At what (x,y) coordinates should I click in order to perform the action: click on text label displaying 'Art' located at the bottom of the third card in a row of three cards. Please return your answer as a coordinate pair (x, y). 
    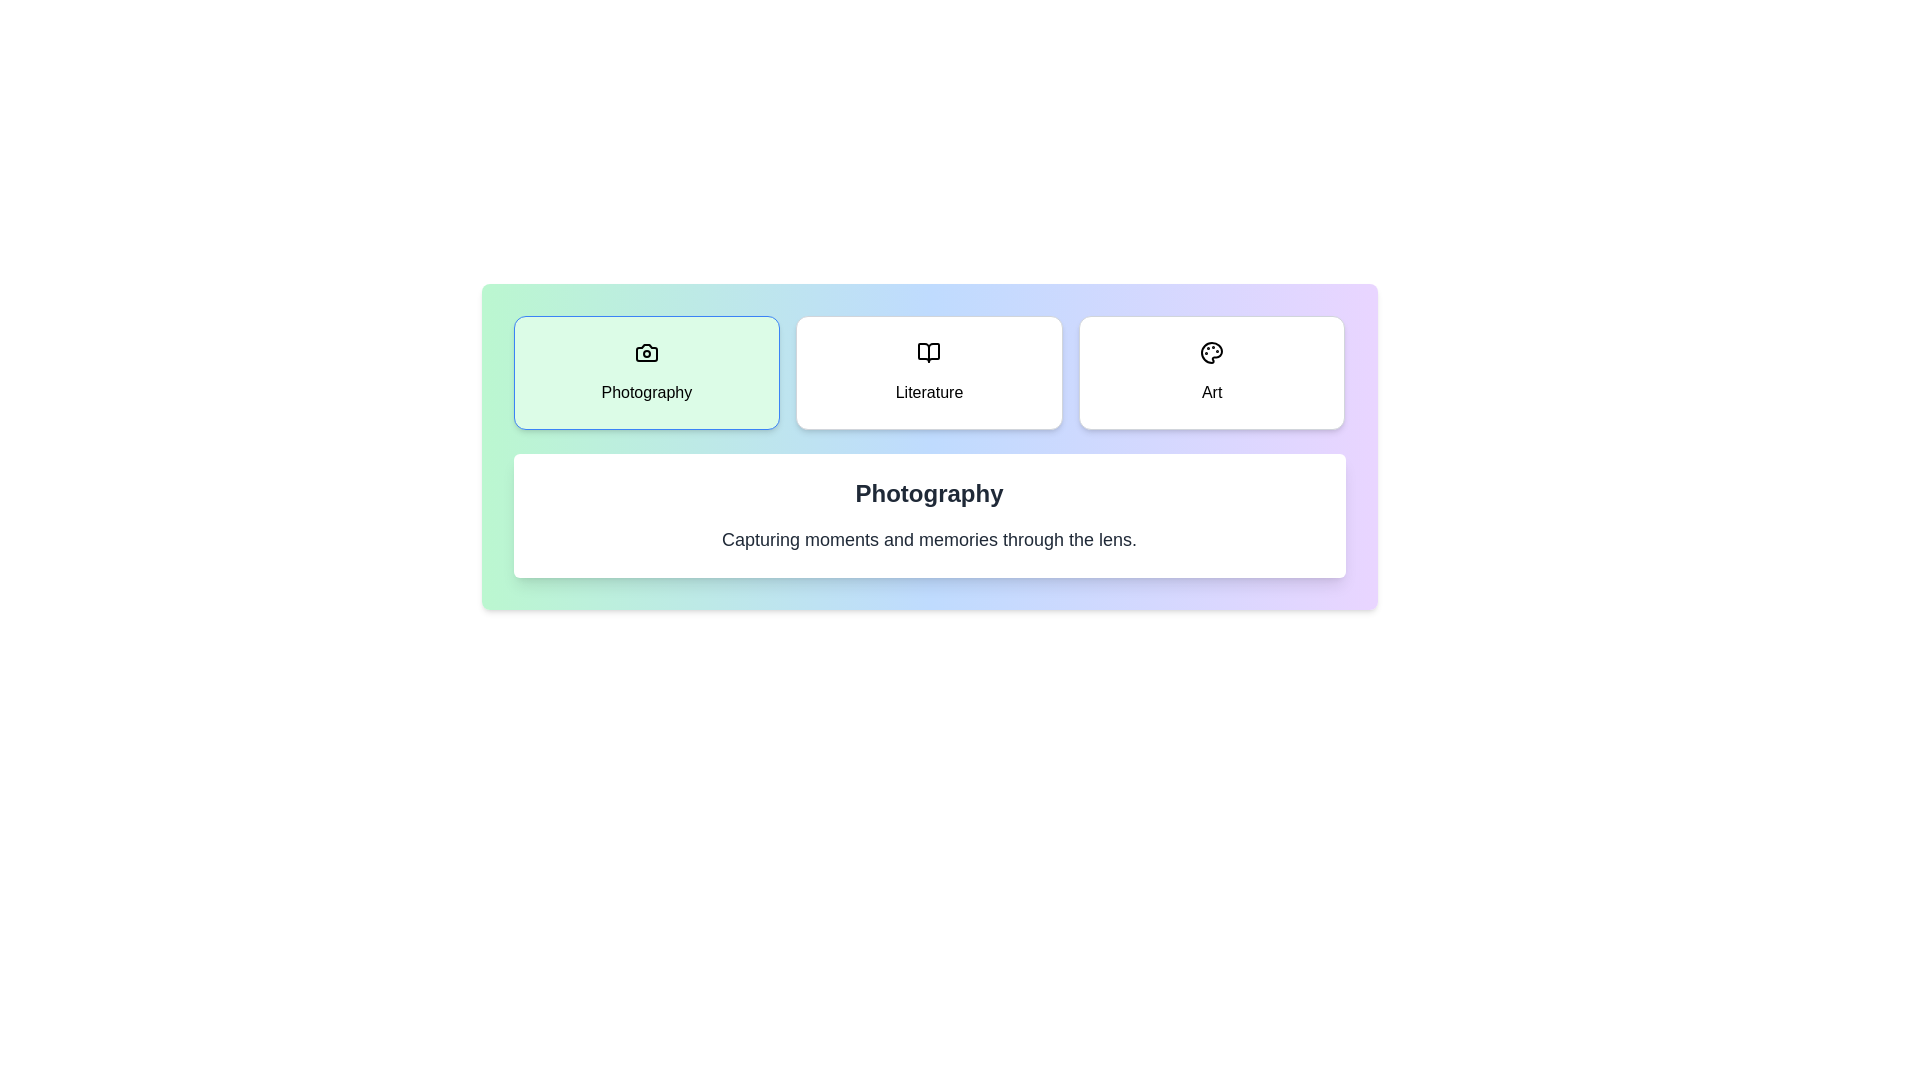
    Looking at the image, I should click on (1211, 393).